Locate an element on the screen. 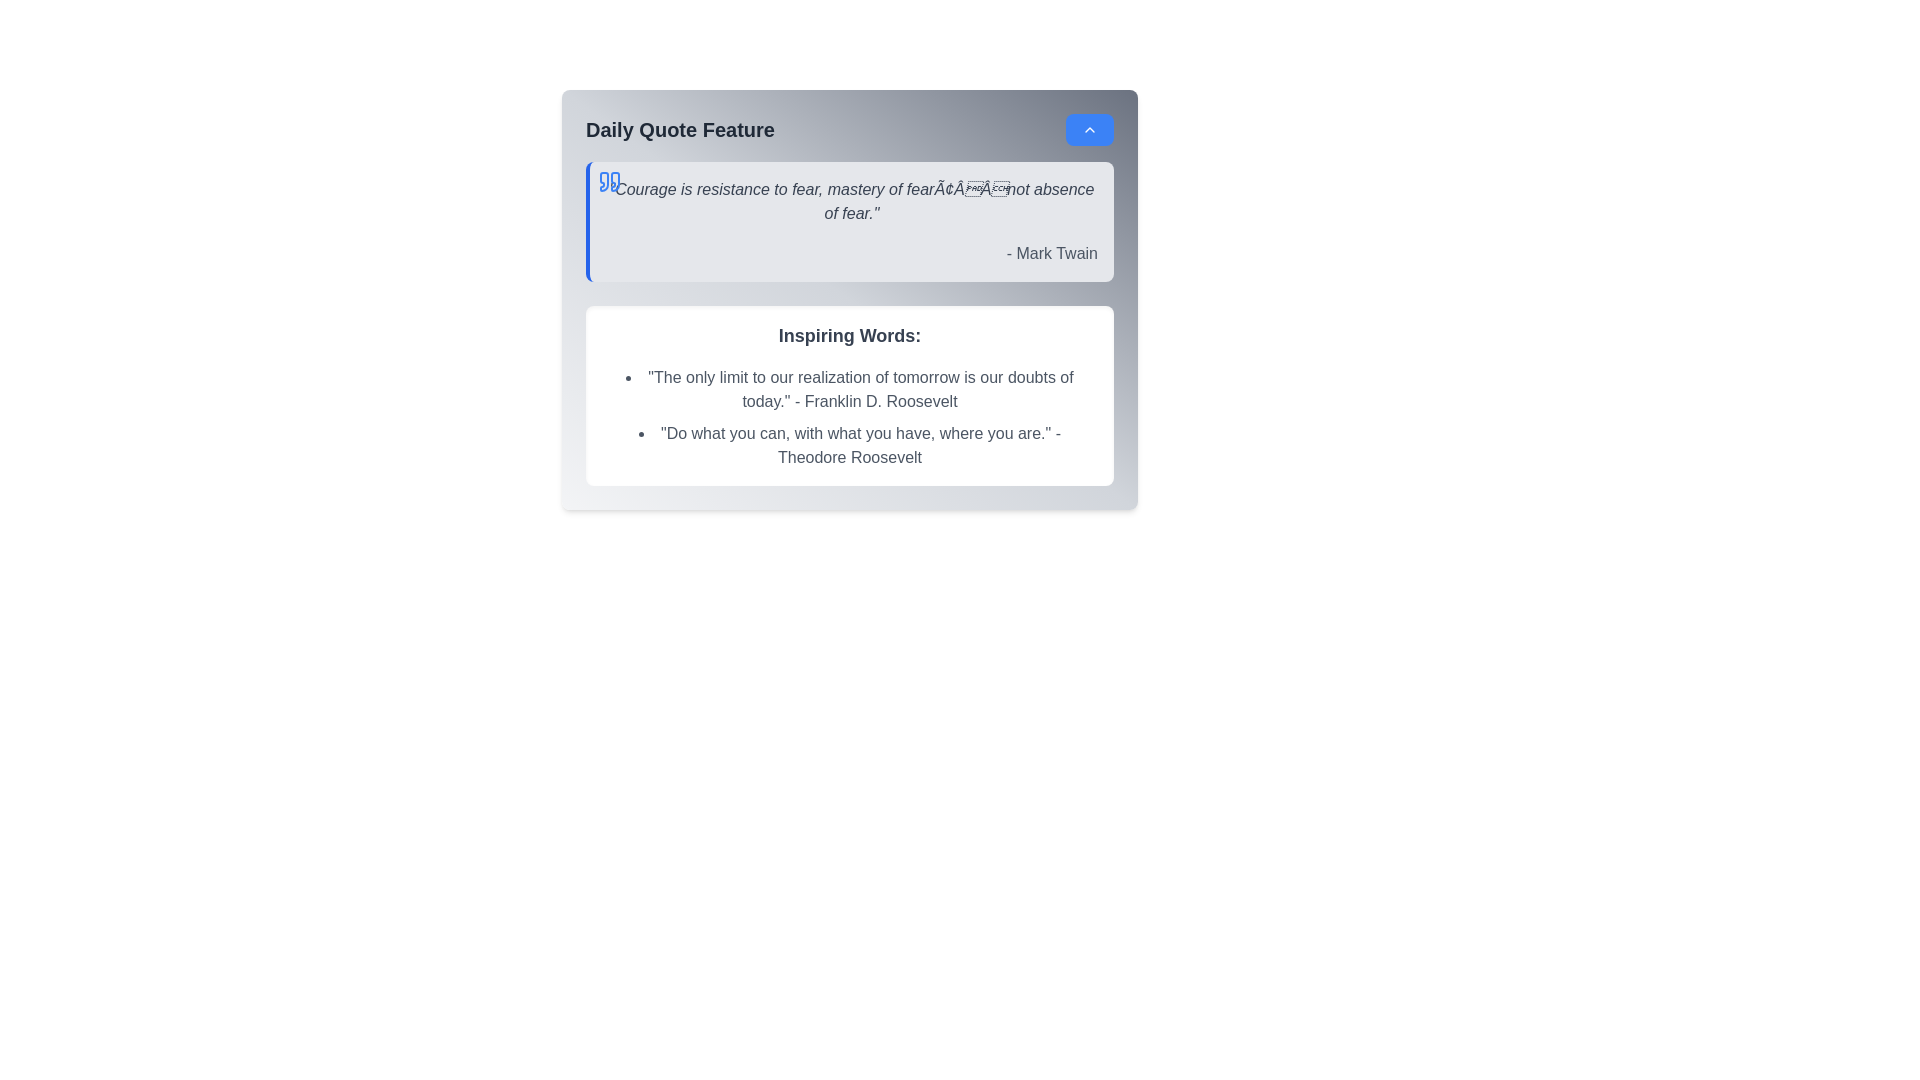 The image size is (1920, 1080). the inspirational quote text displayed as the first entry in the bullet-point format, located below the 'Inspiring Words' heading is located at coordinates (849, 389).